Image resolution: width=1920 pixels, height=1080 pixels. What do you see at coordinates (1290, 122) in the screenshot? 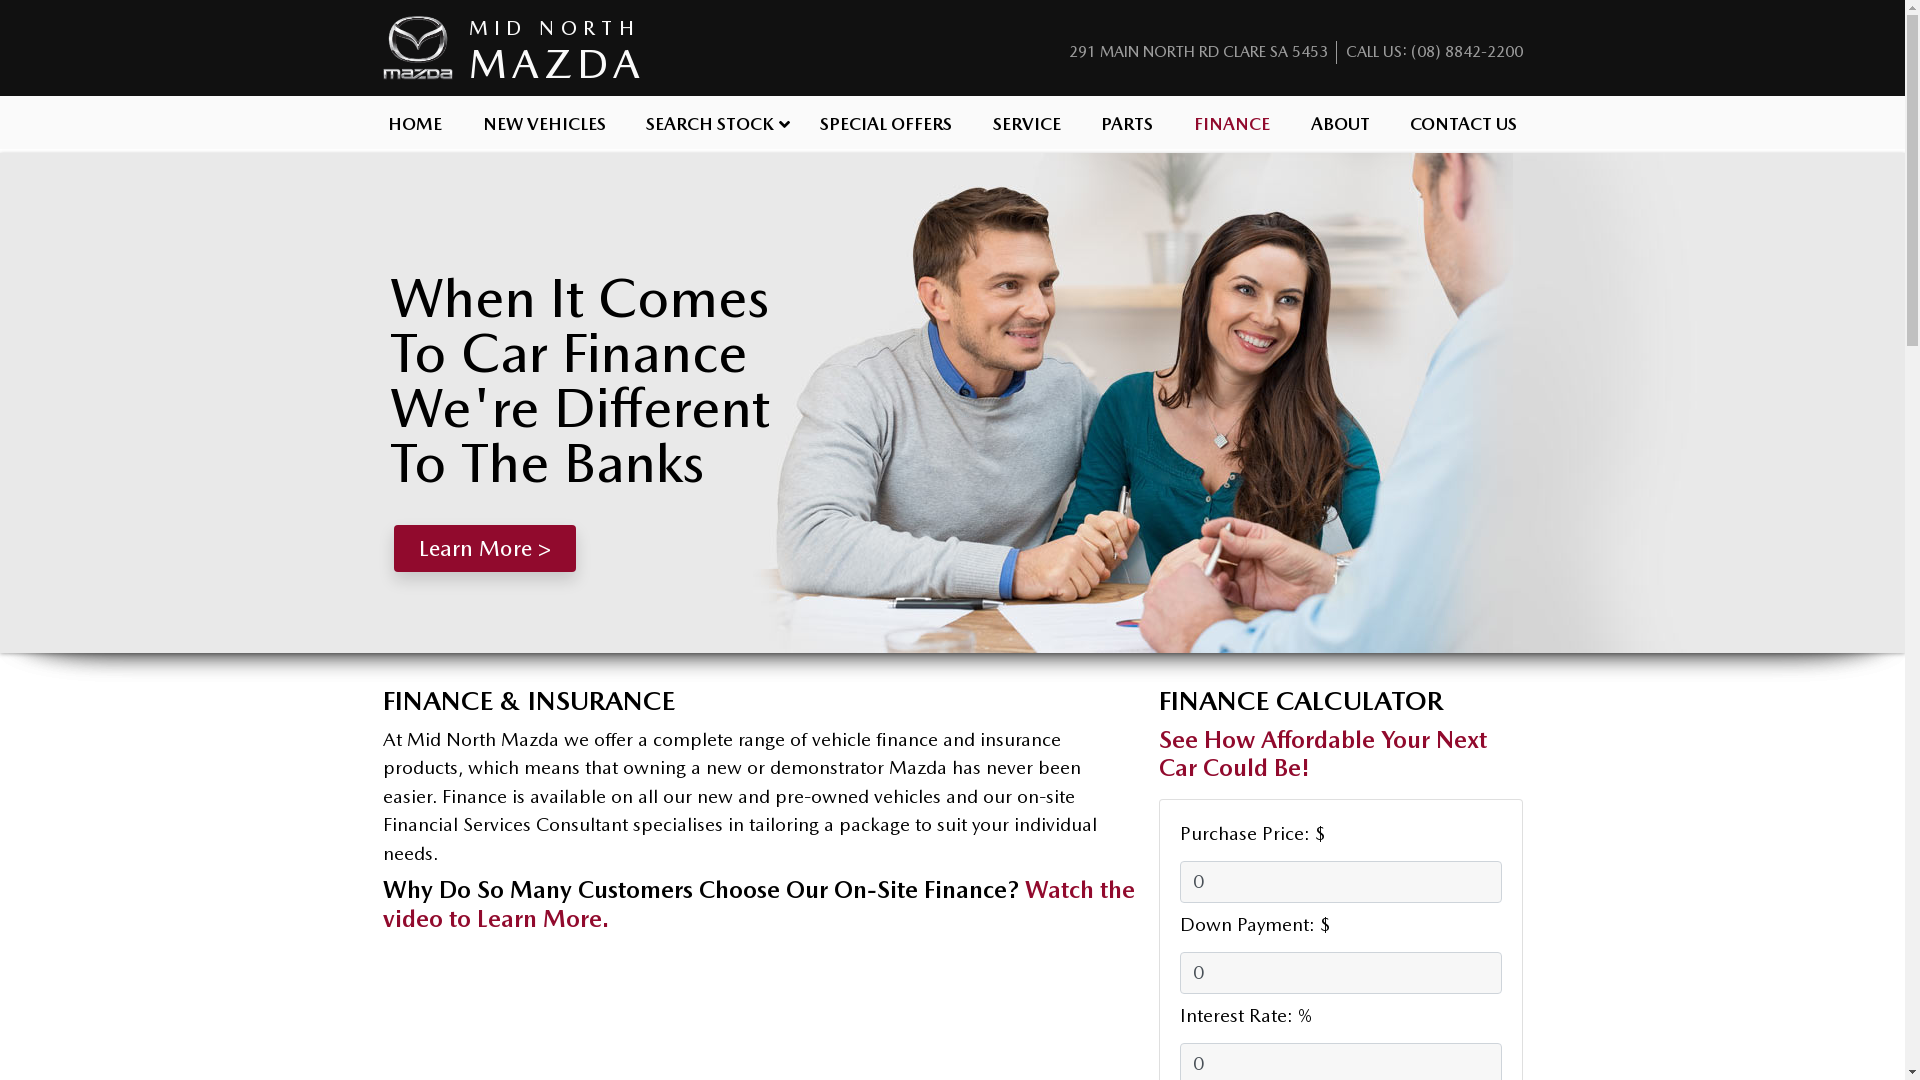
I see `'ABOUT'` at bounding box center [1290, 122].